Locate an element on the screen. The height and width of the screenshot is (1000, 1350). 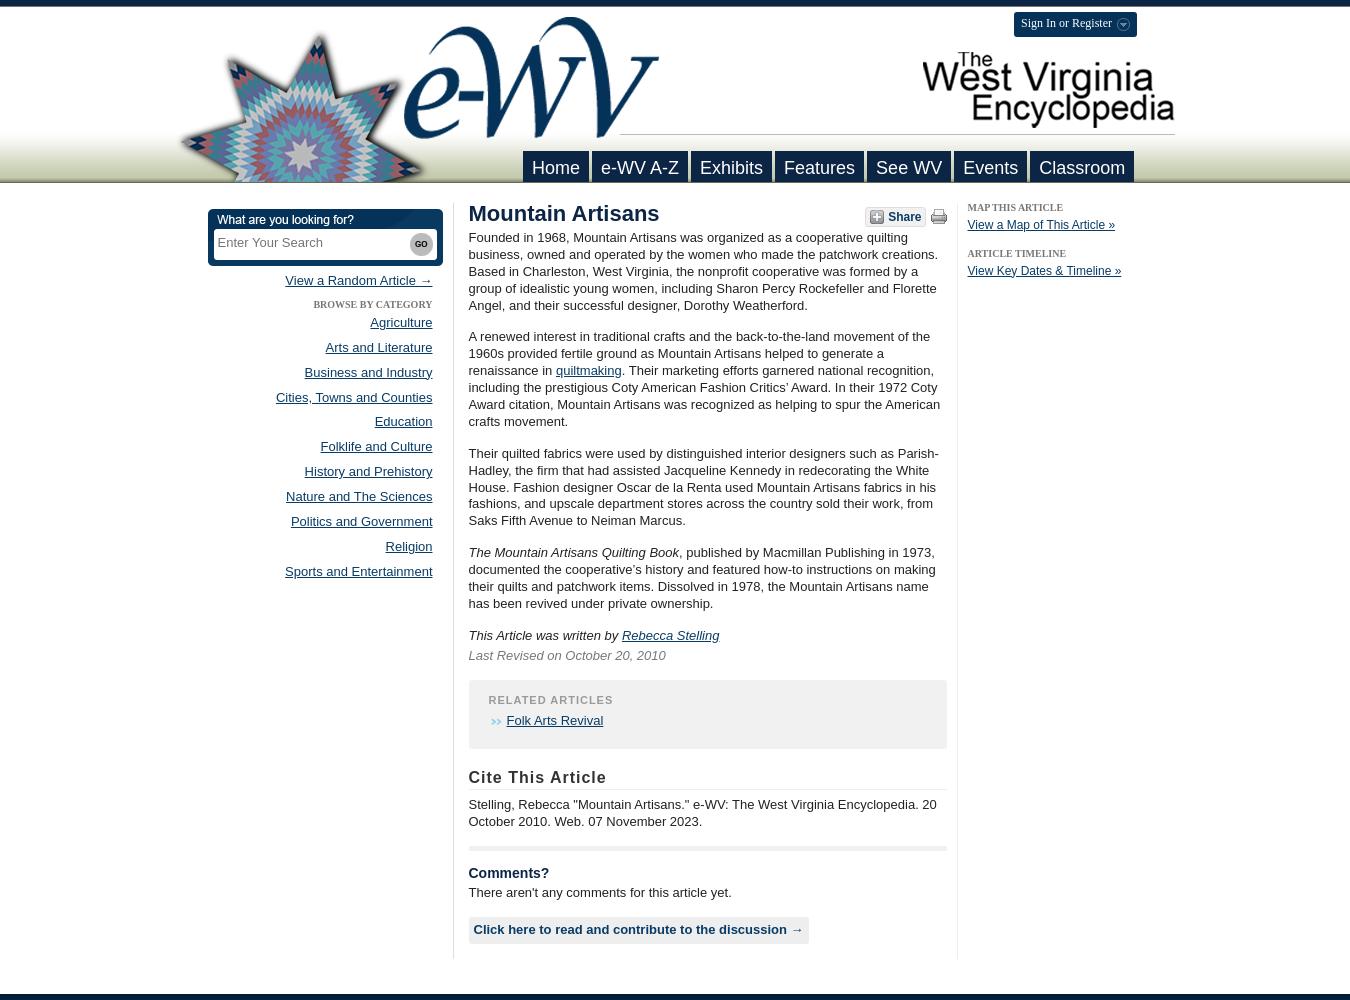
'Related Articles' is located at coordinates (487, 698).